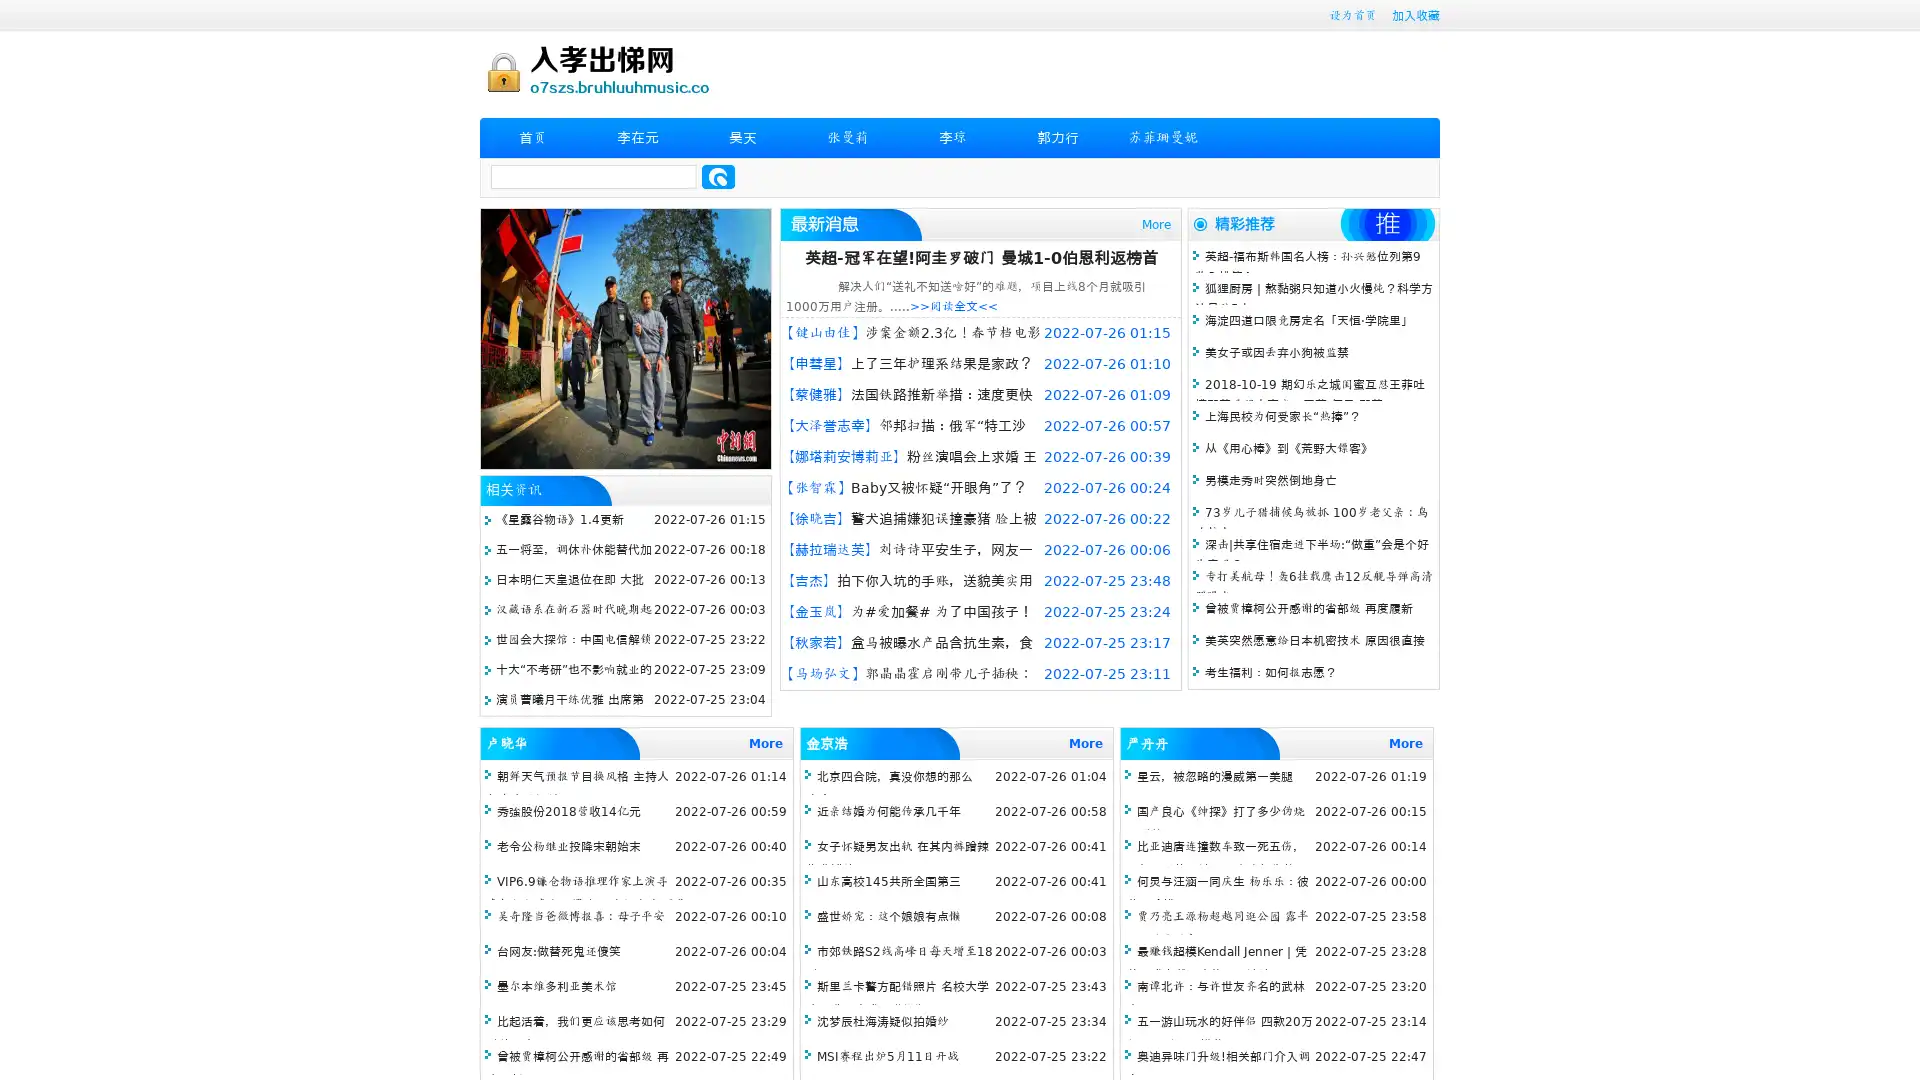 The width and height of the screenshot is (1920, 1080). Describe the element at coordinates (718, 176) in the screenshot. I see `Search` at that location.